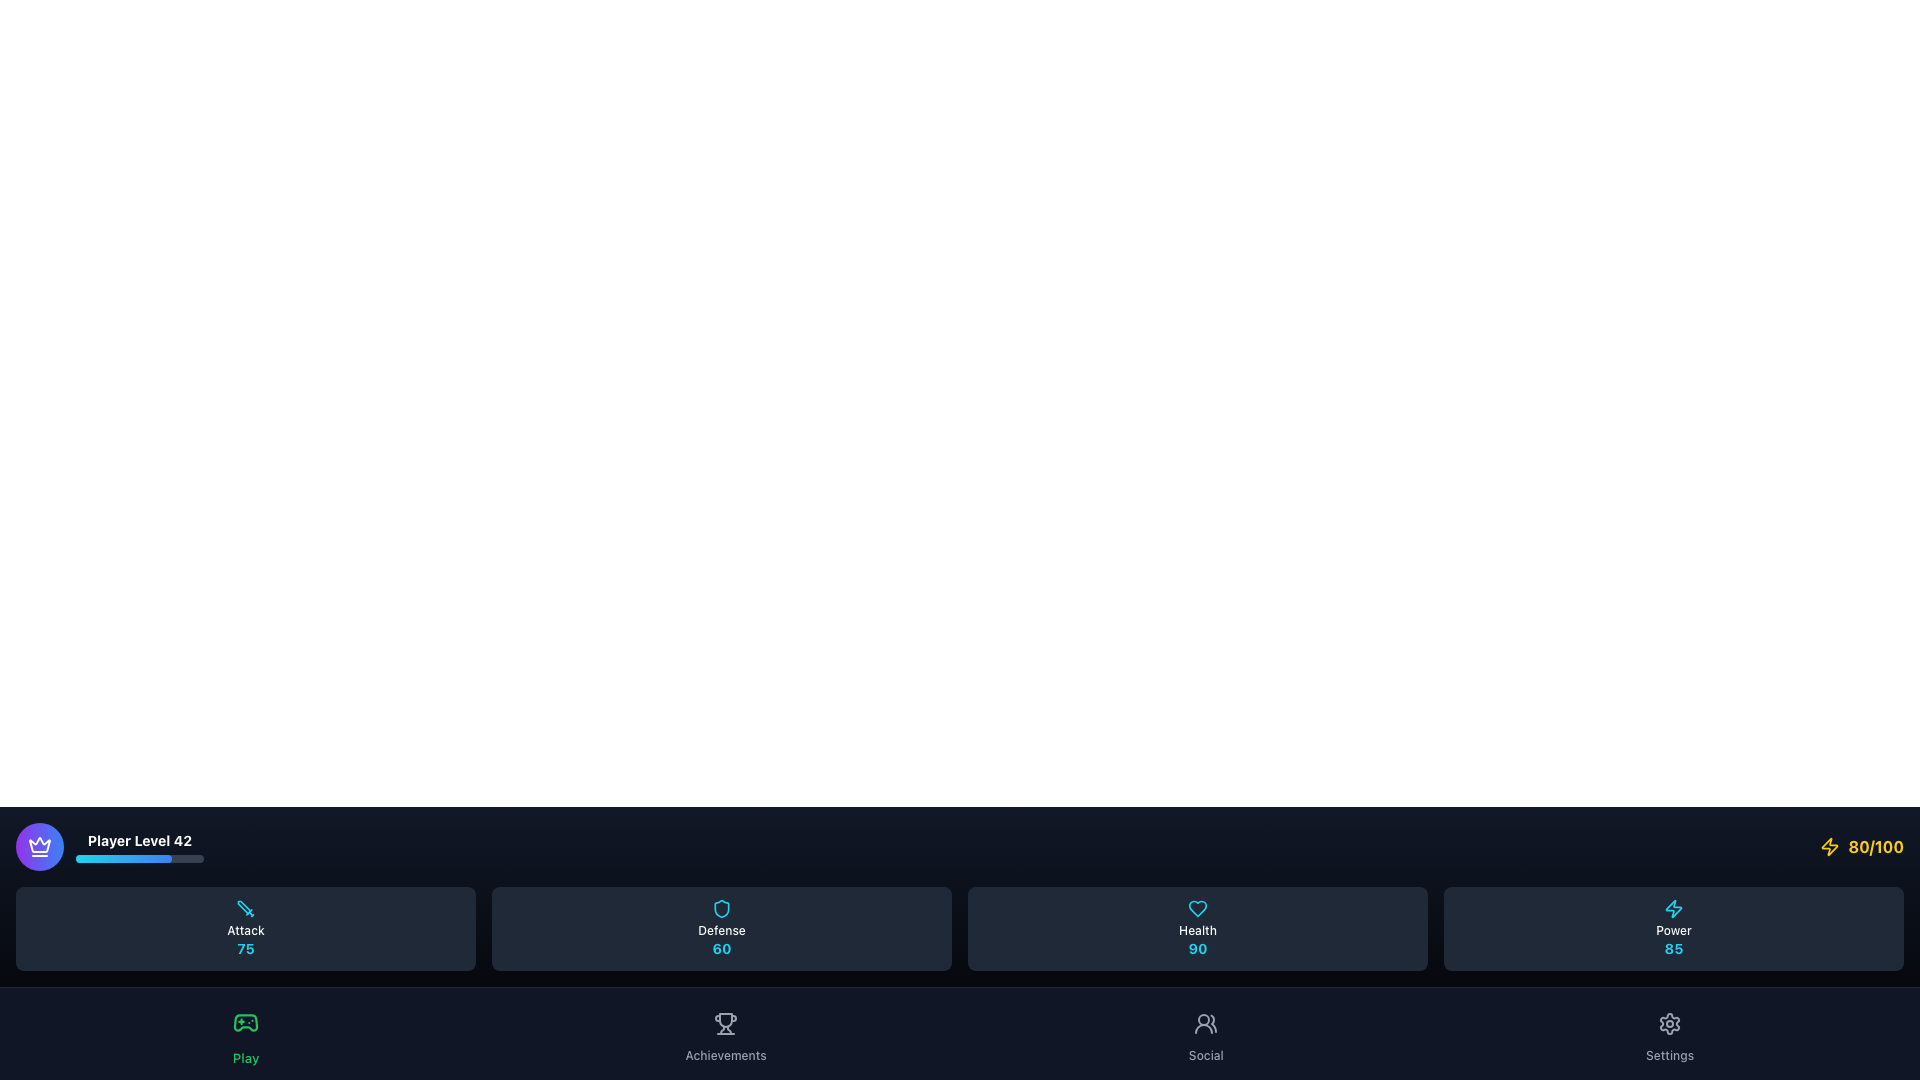  What do you see at coordinates (725, 1020) in the screenshot?
I see `the filled shield base of the trophy icon, which visually represents an achievement or award in the lower navigation bar, above the labeled 'Achievements' section` at bounding box center [725, 1020].